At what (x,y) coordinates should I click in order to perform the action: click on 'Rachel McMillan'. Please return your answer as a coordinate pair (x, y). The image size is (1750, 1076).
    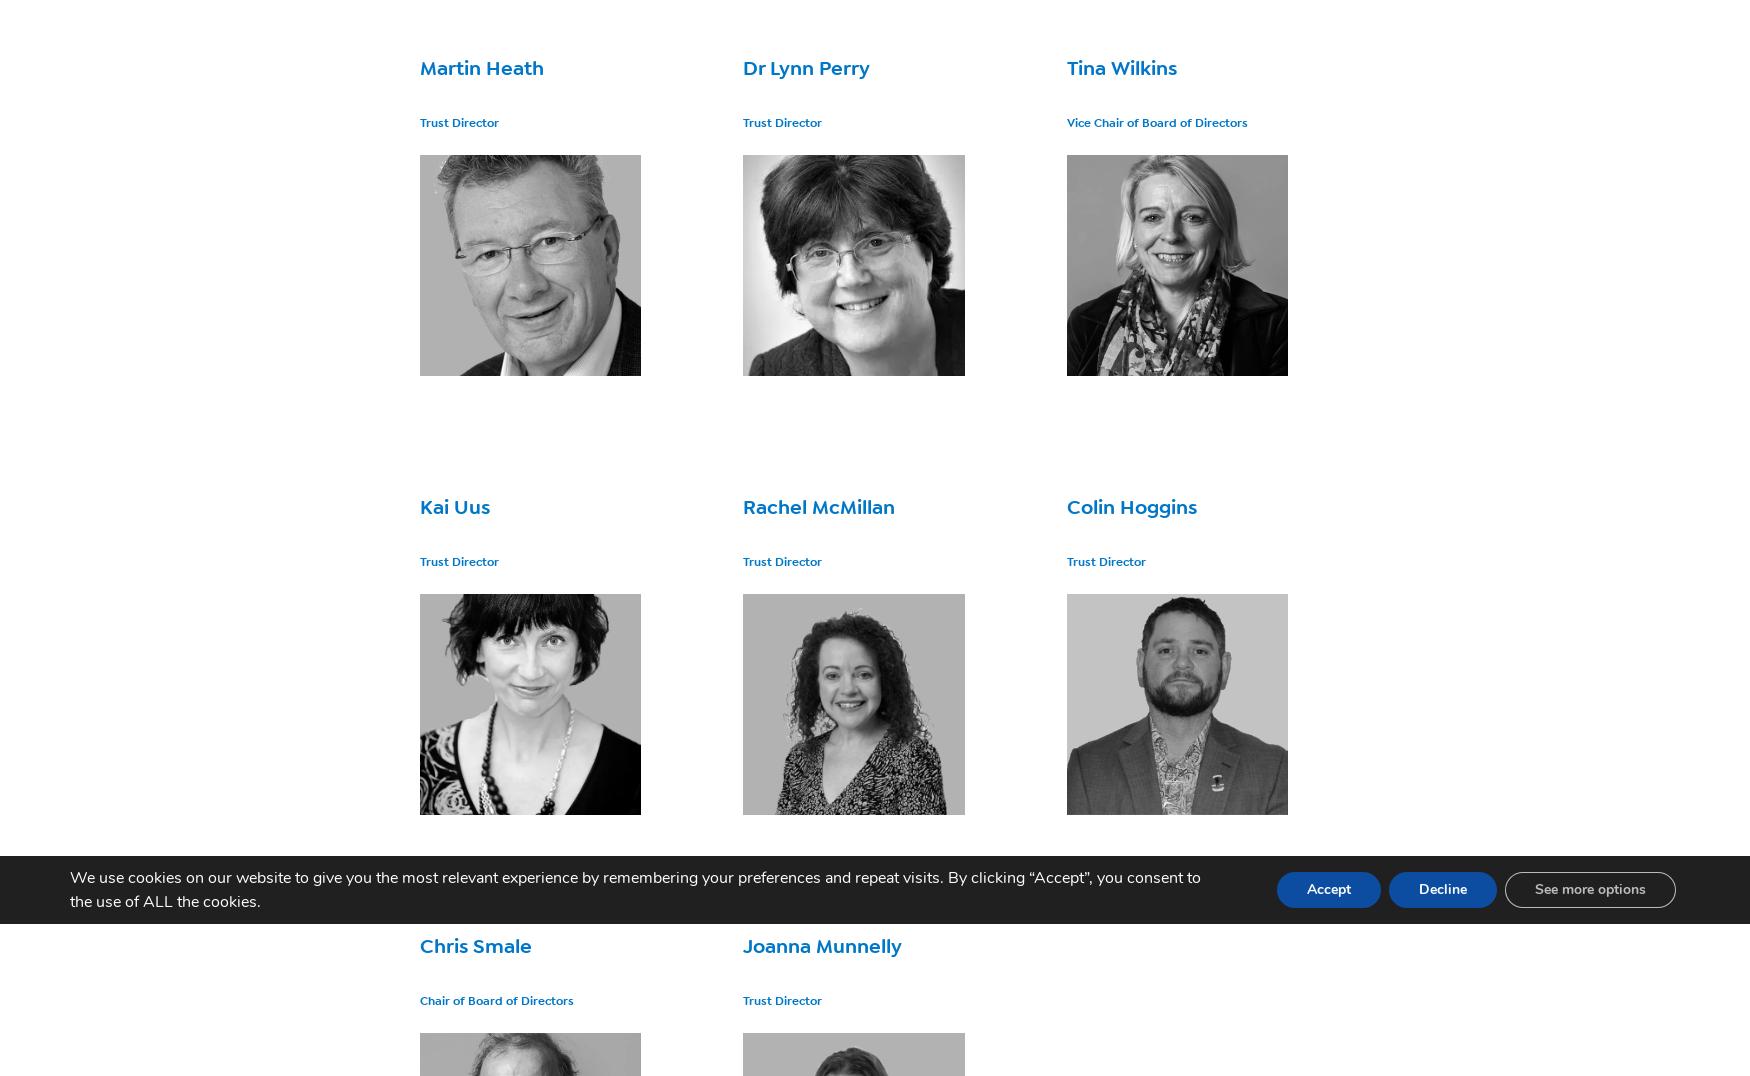
    Looking at the image, I should click on (819, 507).